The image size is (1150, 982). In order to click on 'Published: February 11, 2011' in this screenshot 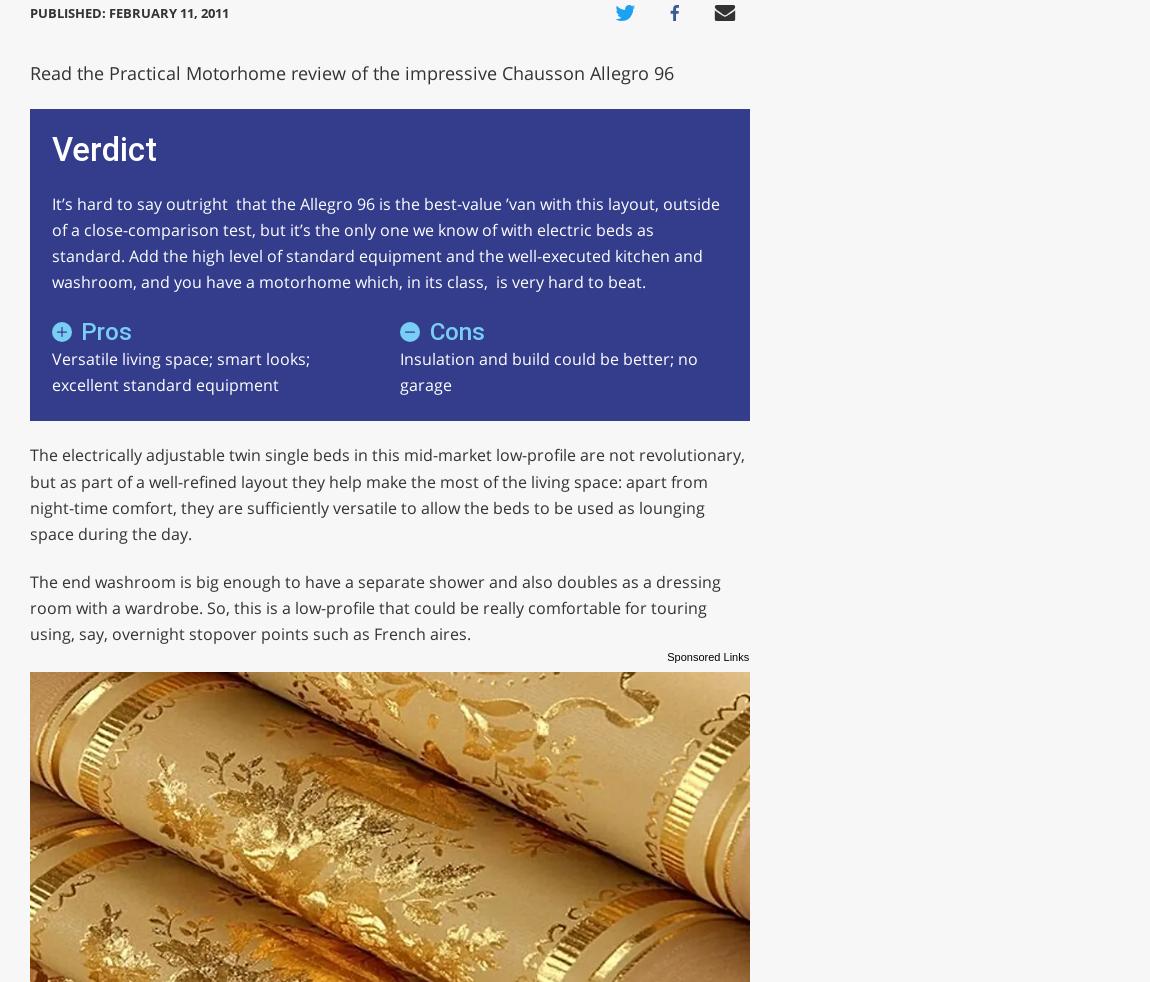, I will do `click(127, 10)`.